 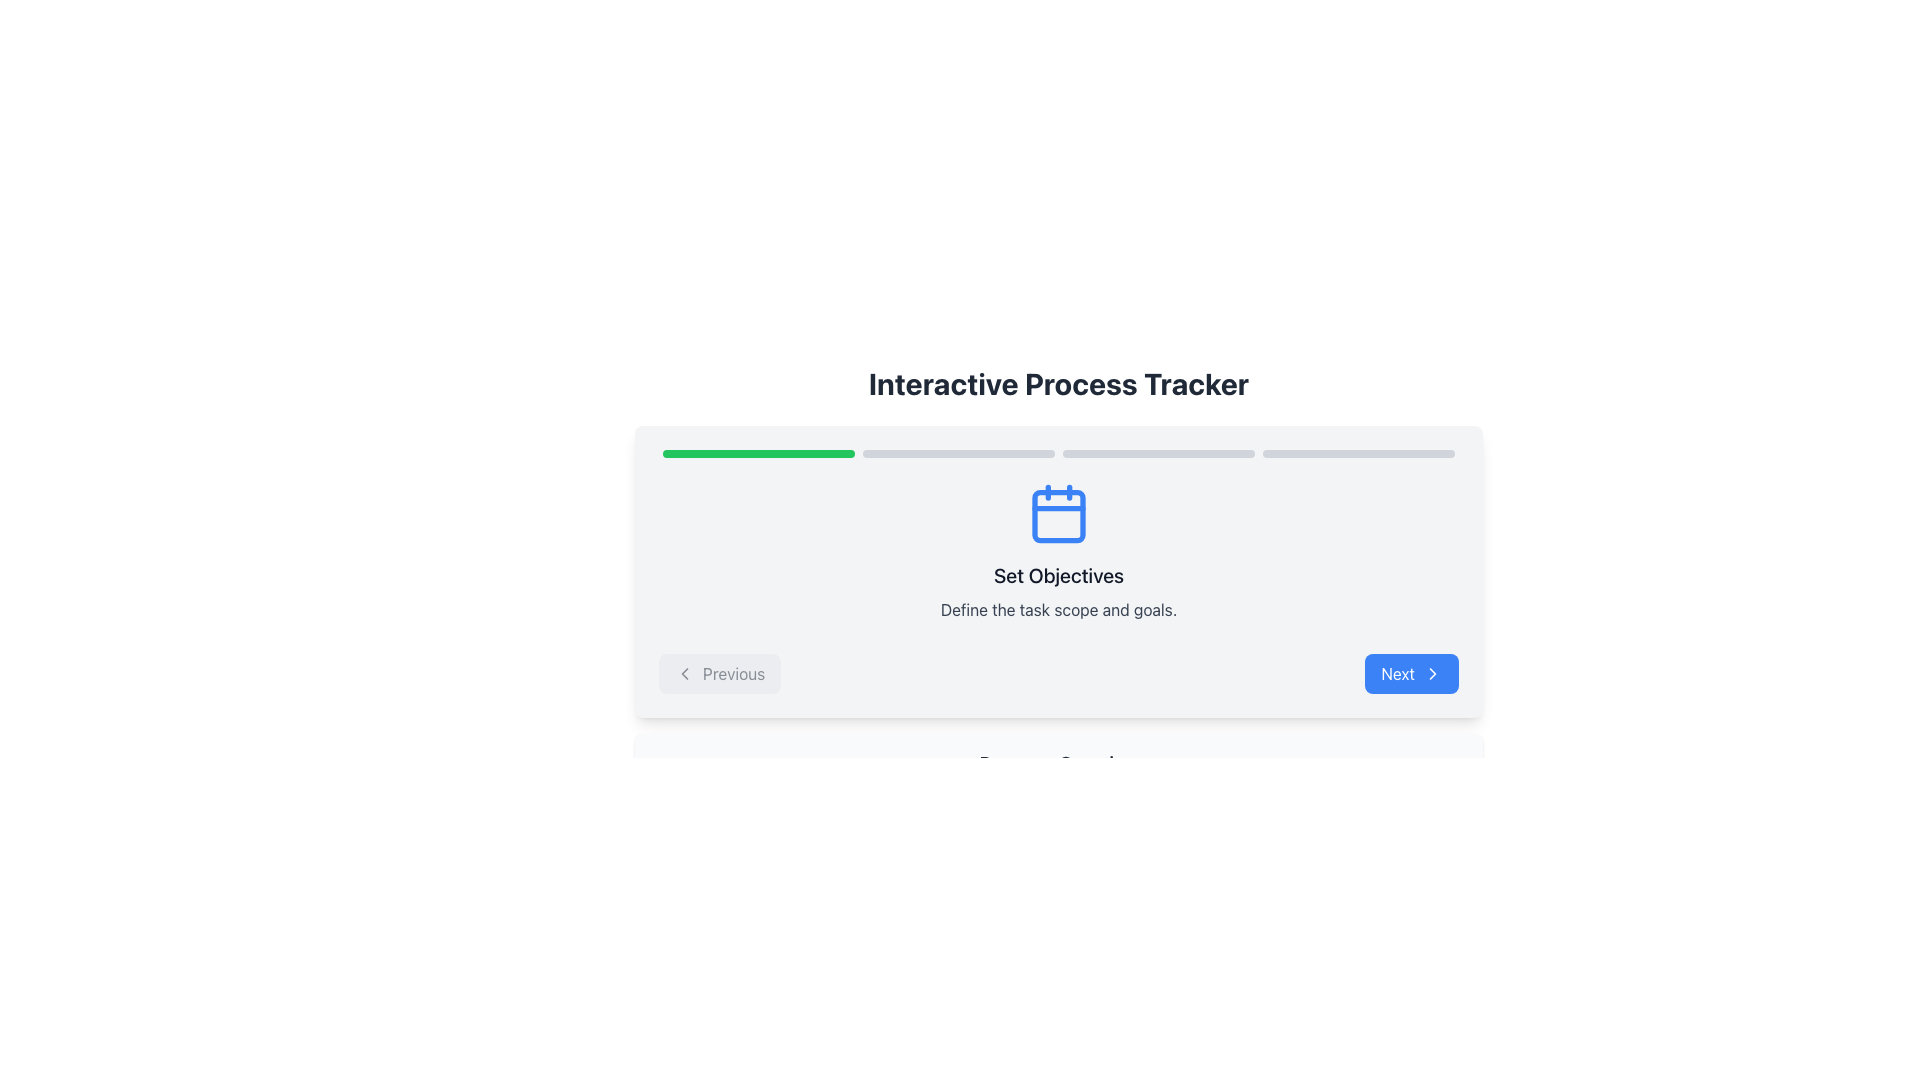 What do you see at coordinates (1058, 551) in the screenshot?
I see `the informational cluster containing a large blue calendar icon and the text 'Set Objectives' with a description below it` at bounding box center [1058, 551].